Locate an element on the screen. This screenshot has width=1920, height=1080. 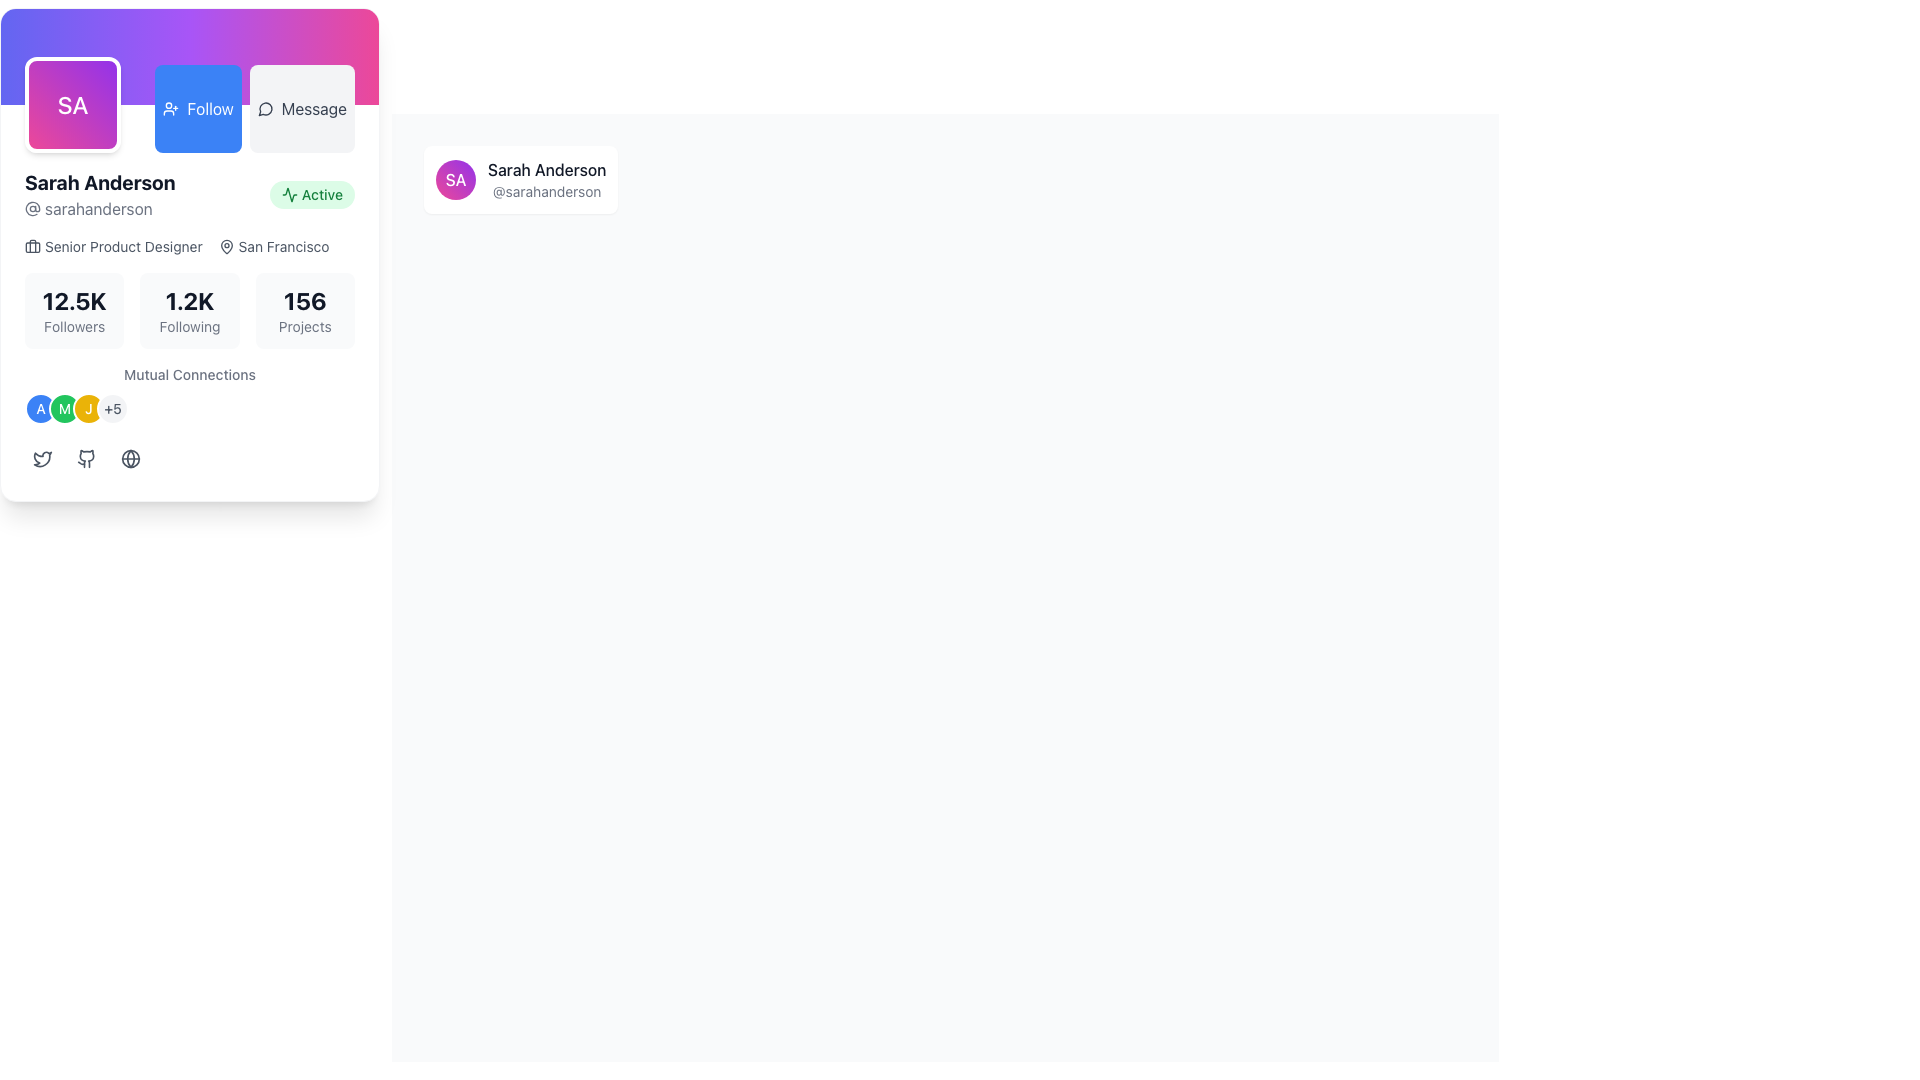
'Mutual Connections' title in the Grouped avatar display section, which is located within the profile card layout, just above social media links is located at coordinates (190, 394).